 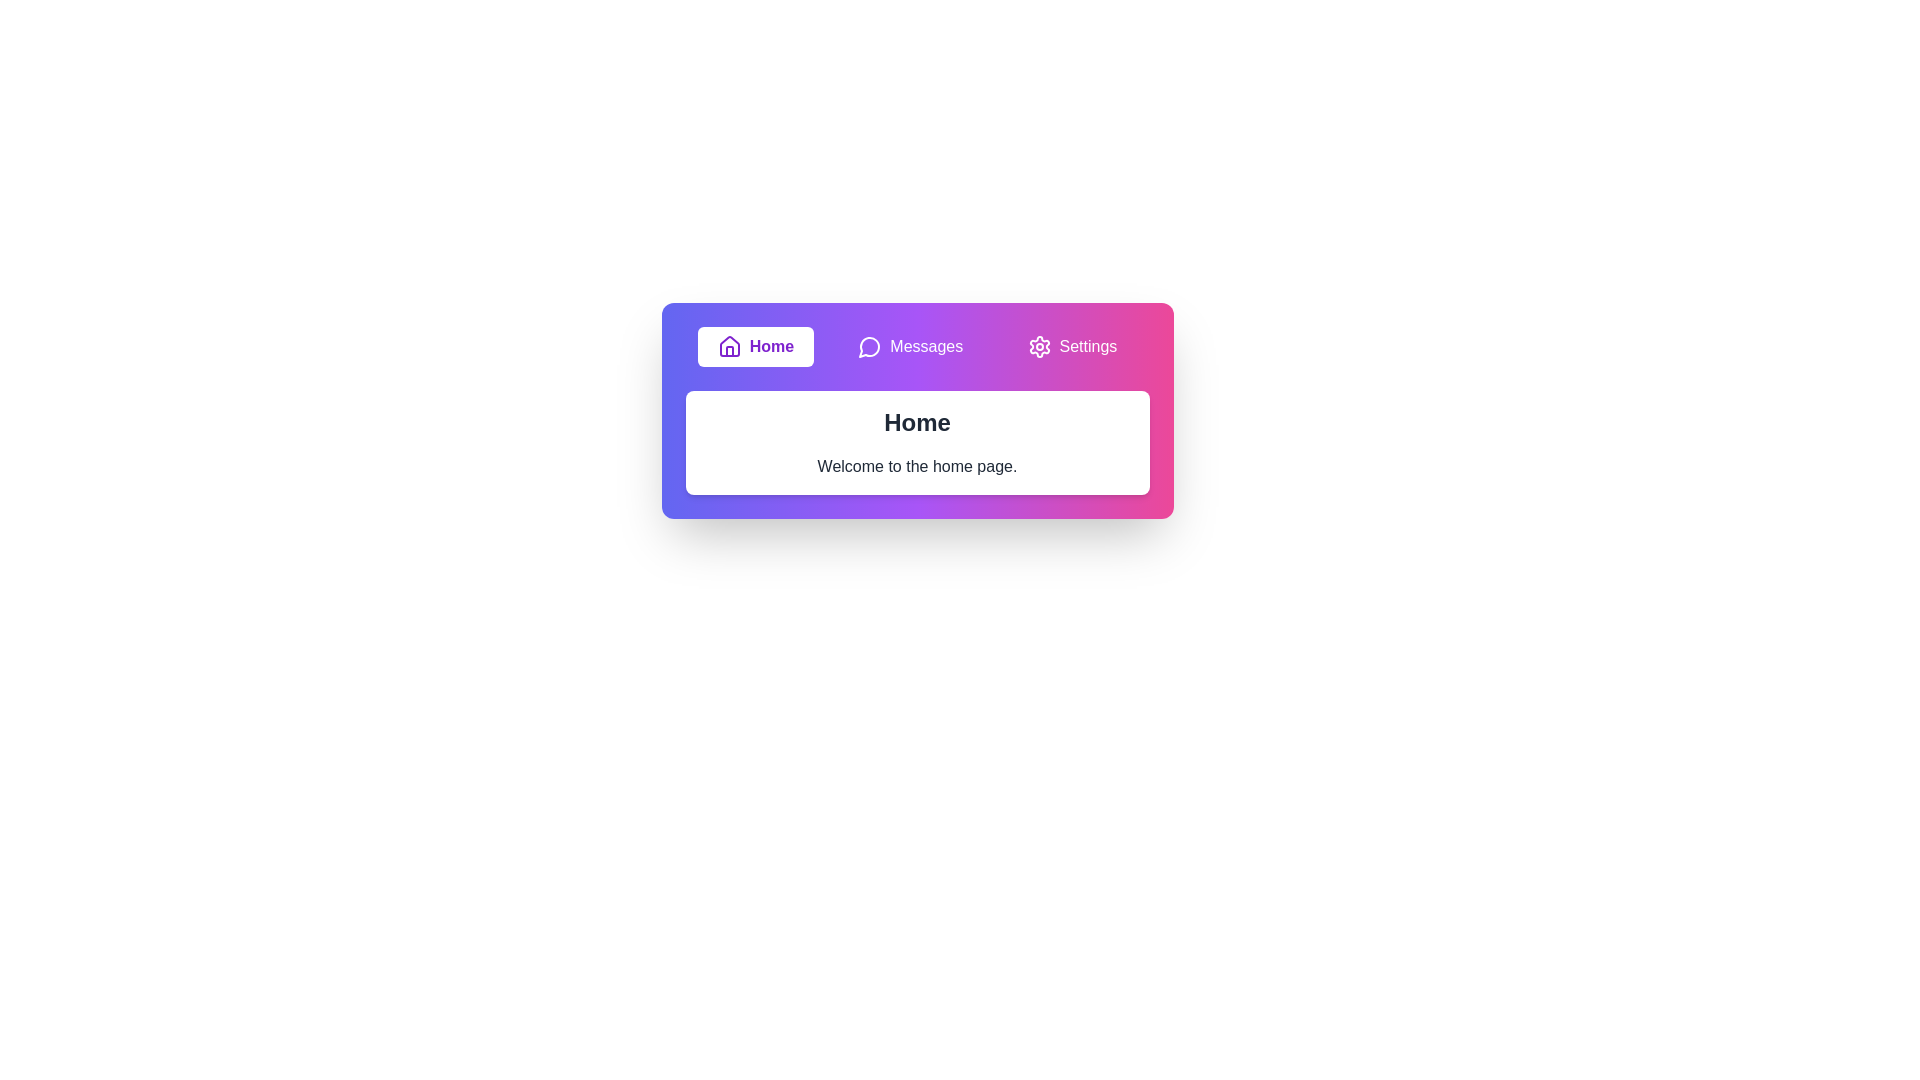 What do you see at coordinates (869, 346) in the screenshot?
I see `the Messages icon located between the Home and Settings icons at the top center of the interface` at bounding box center [869, 346].